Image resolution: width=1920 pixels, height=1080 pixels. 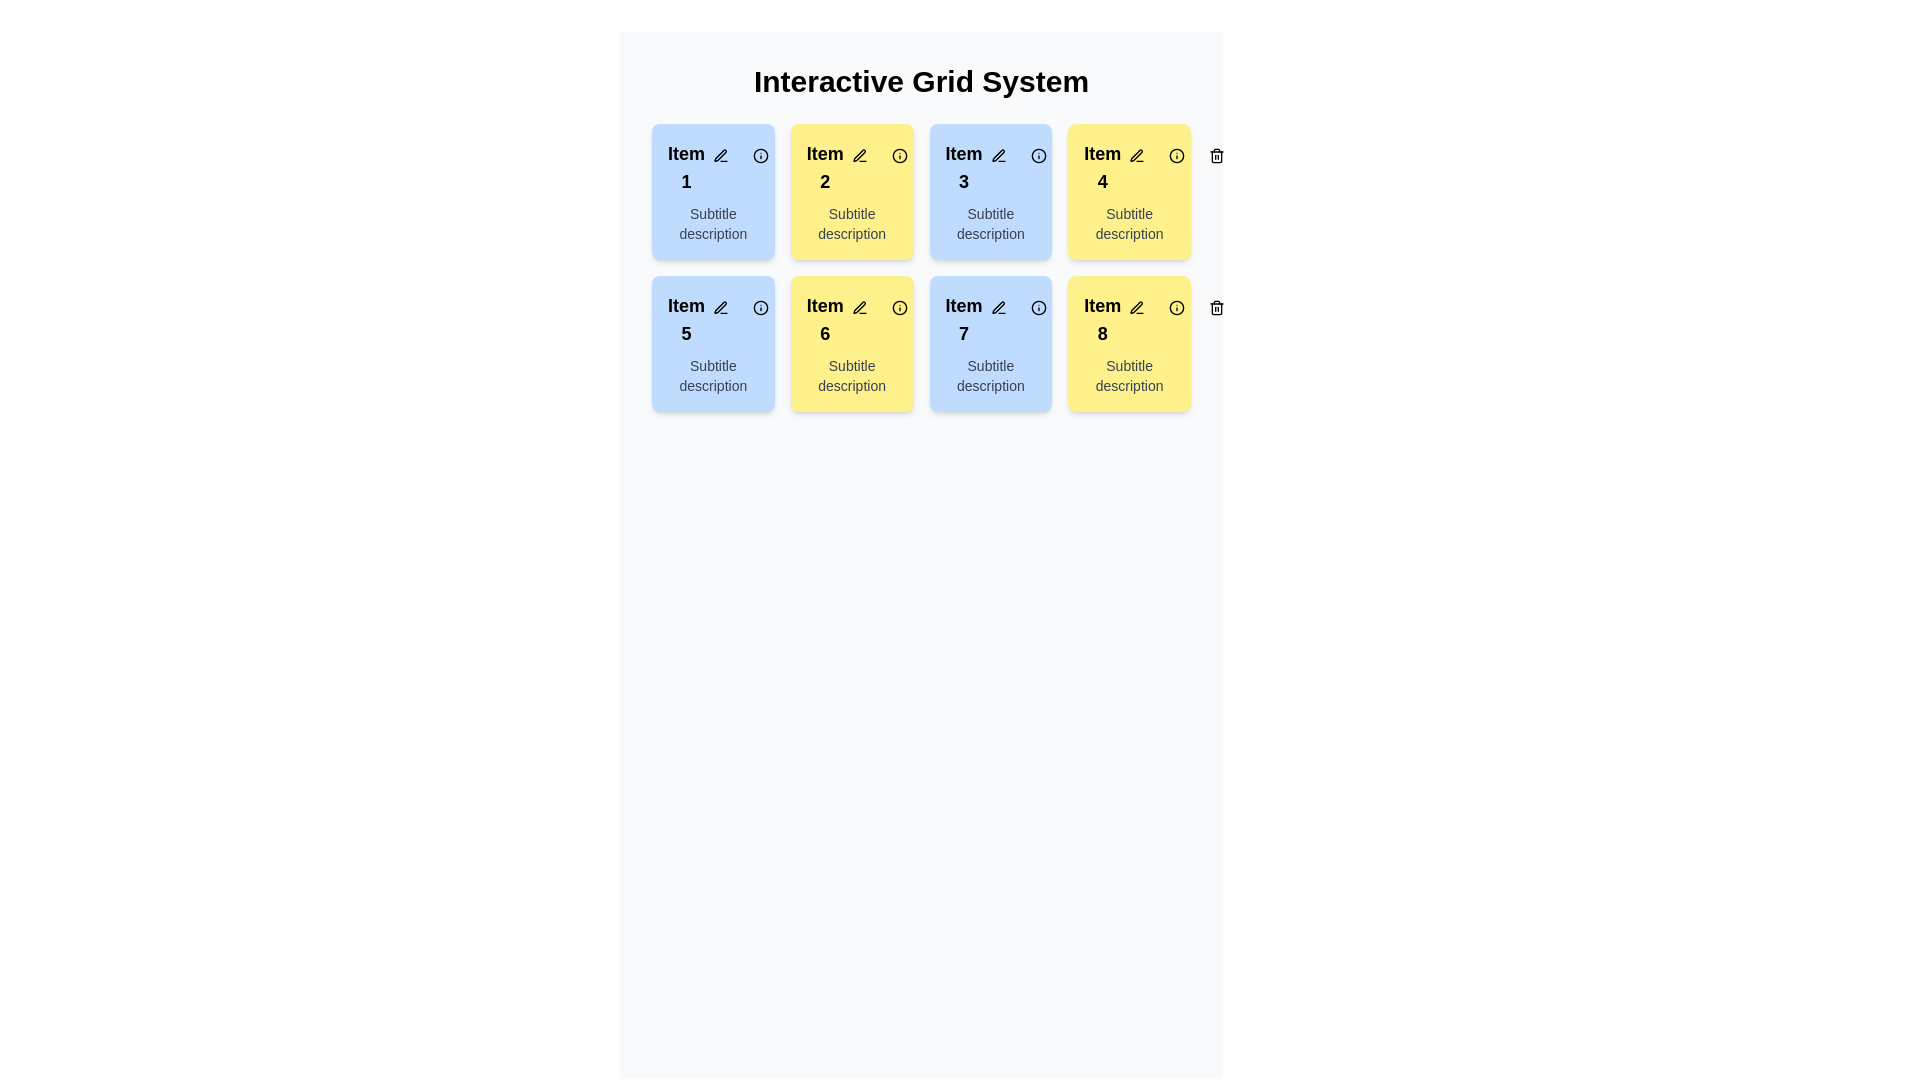 I want to click on the circular icon in the SVG graphic element, which is adjacent to the 'Item 8' grid card, so click(x=1177, y=308).